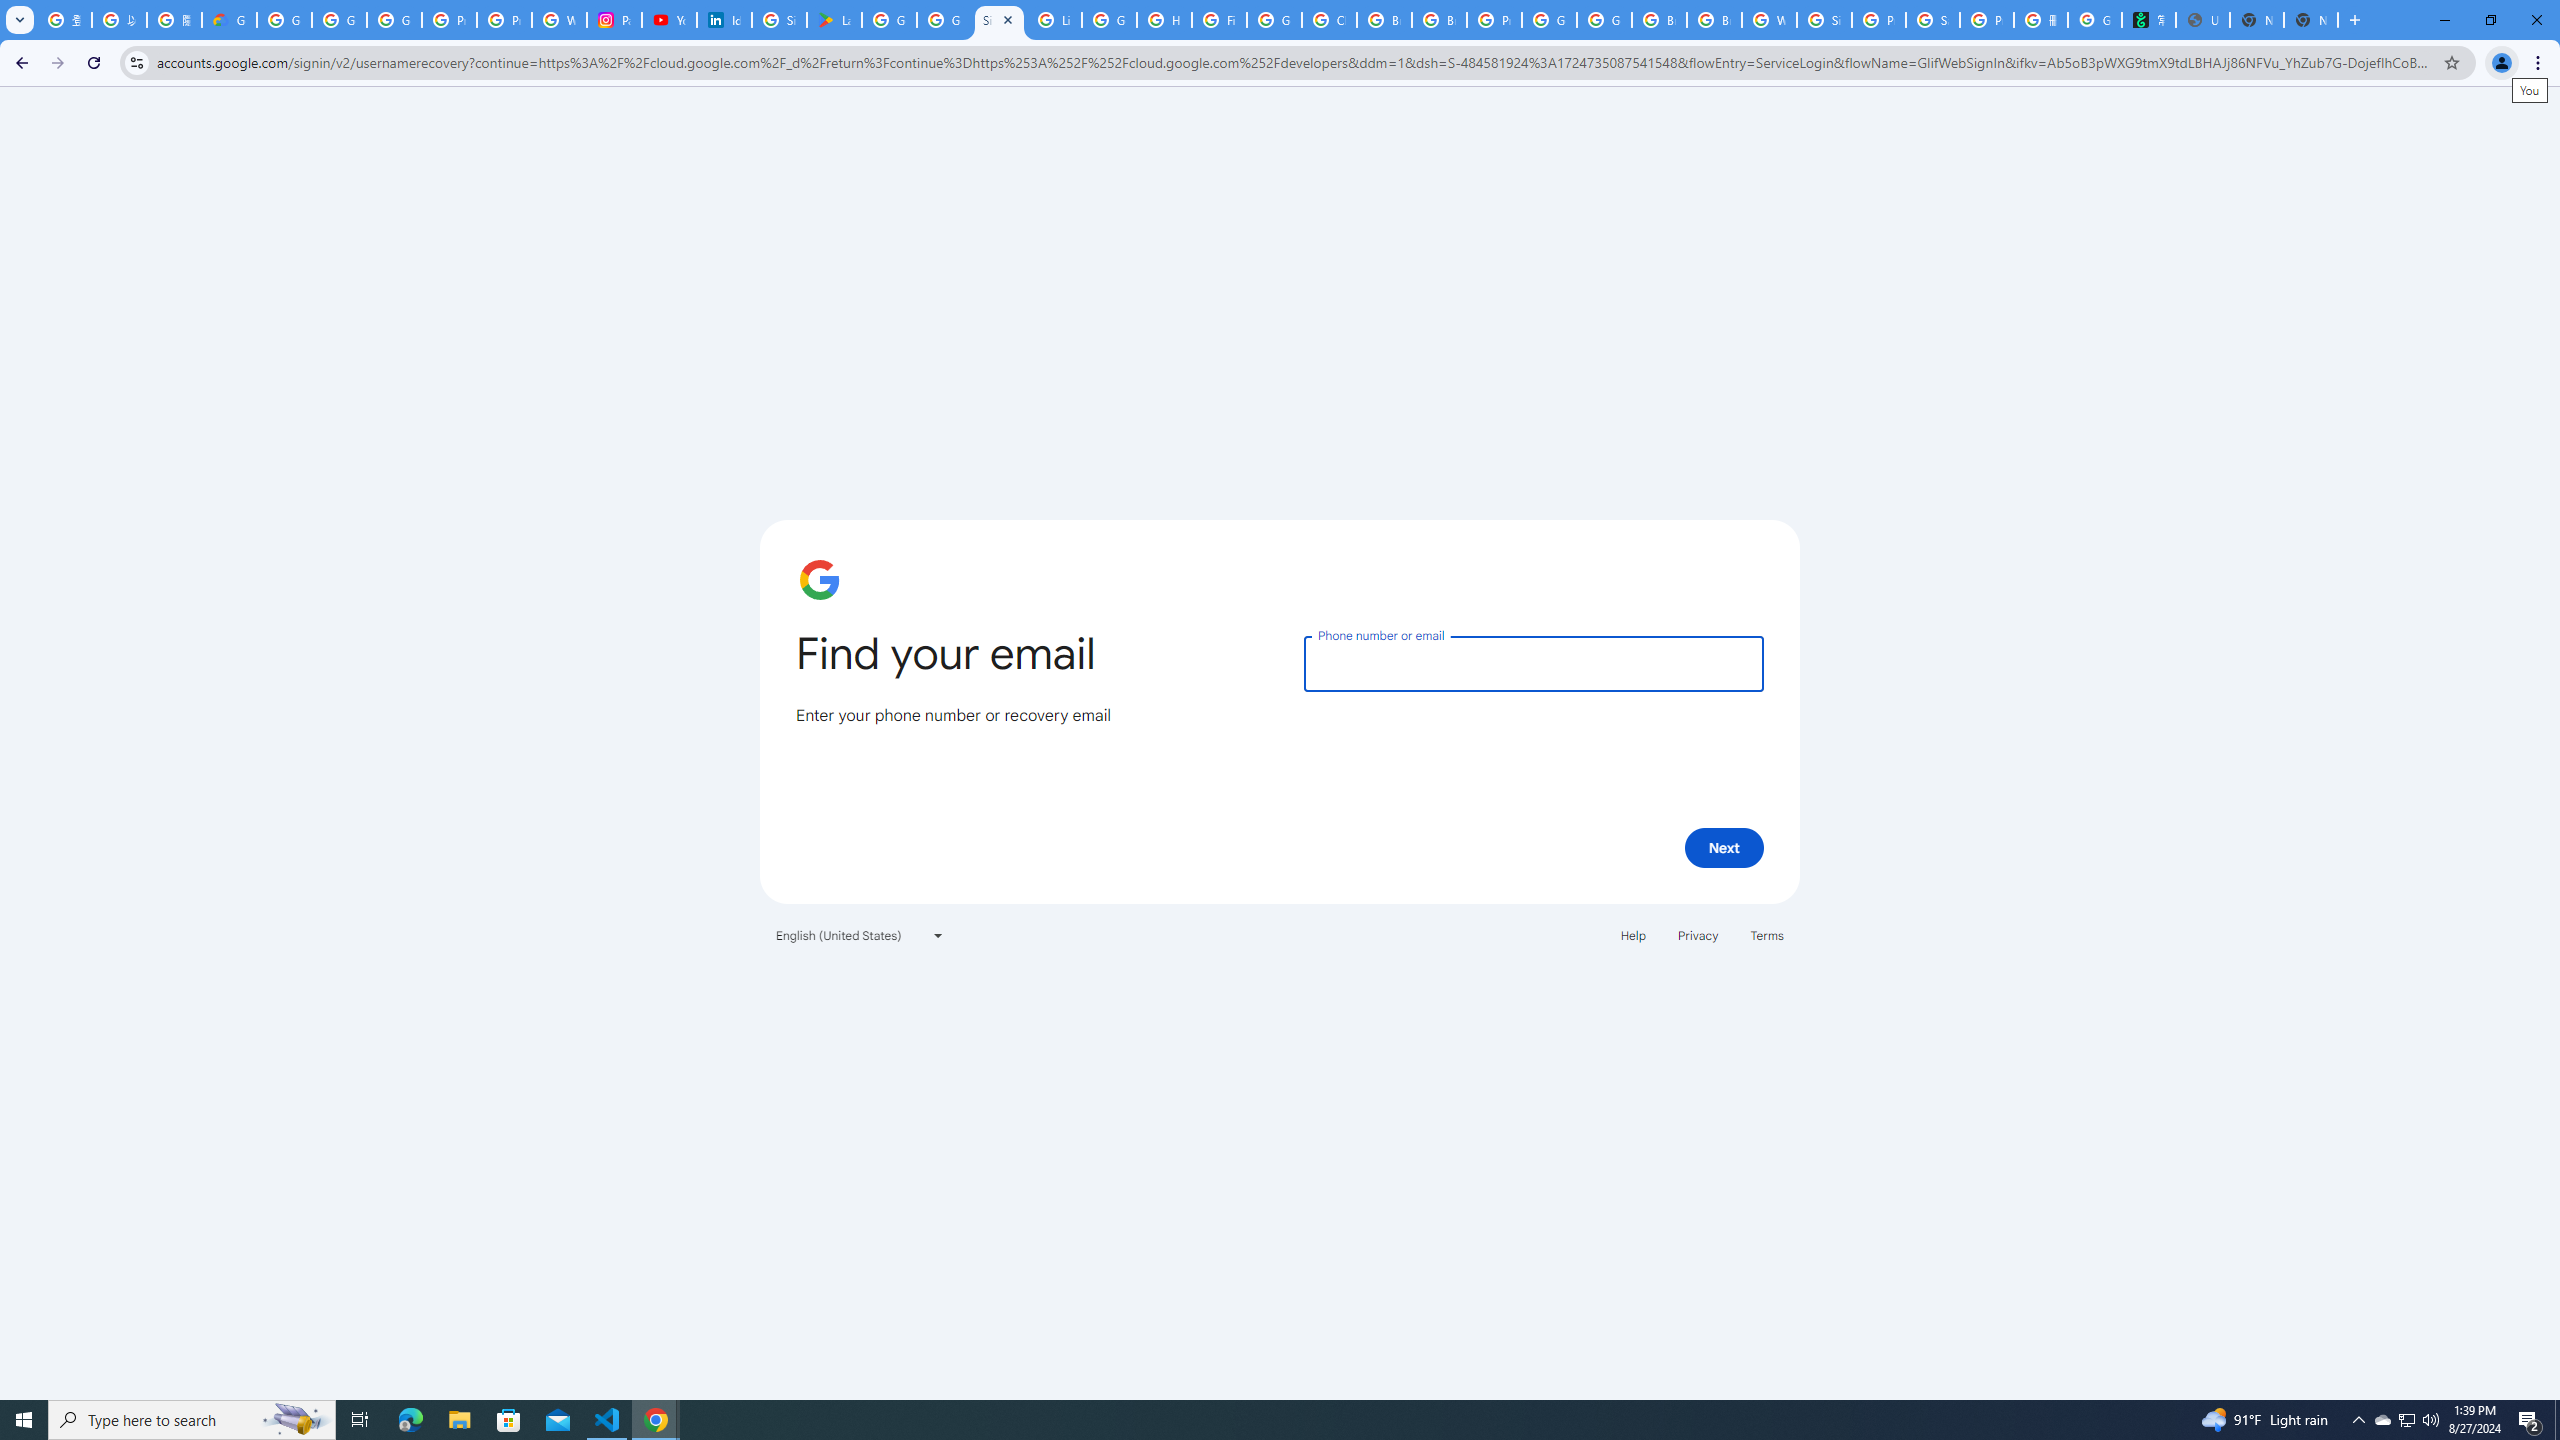 The height and width of the screenshot is (1440, 2560). Describe the element at coordinates (1163, 19) in the screenshot. I see `'How do I create a new Google Account? - Google Account Help'` at that location.